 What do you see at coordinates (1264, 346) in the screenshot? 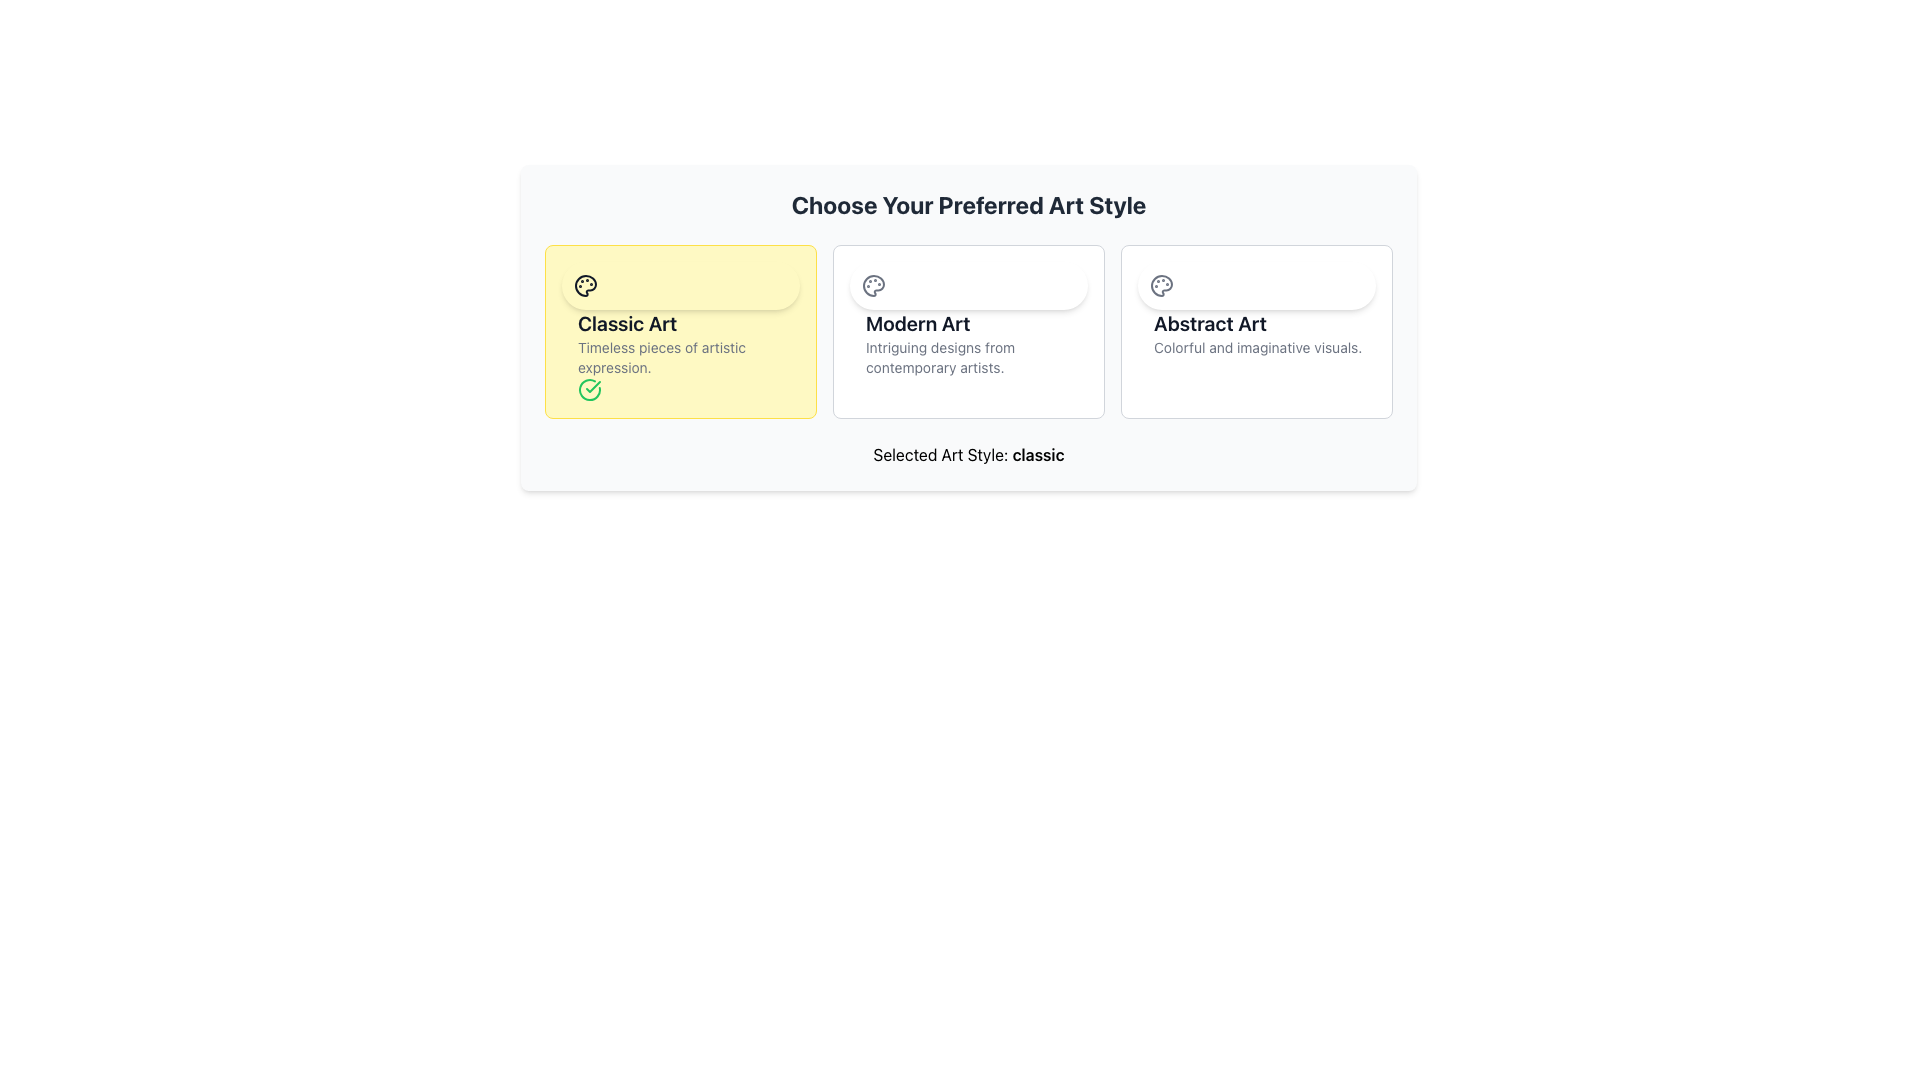
I see `the descriptive text label providing additional details about the 'Abstract Art' option, located in the third column of art styles near the right-hand side of the interface` at bounding box center [1264, 346].